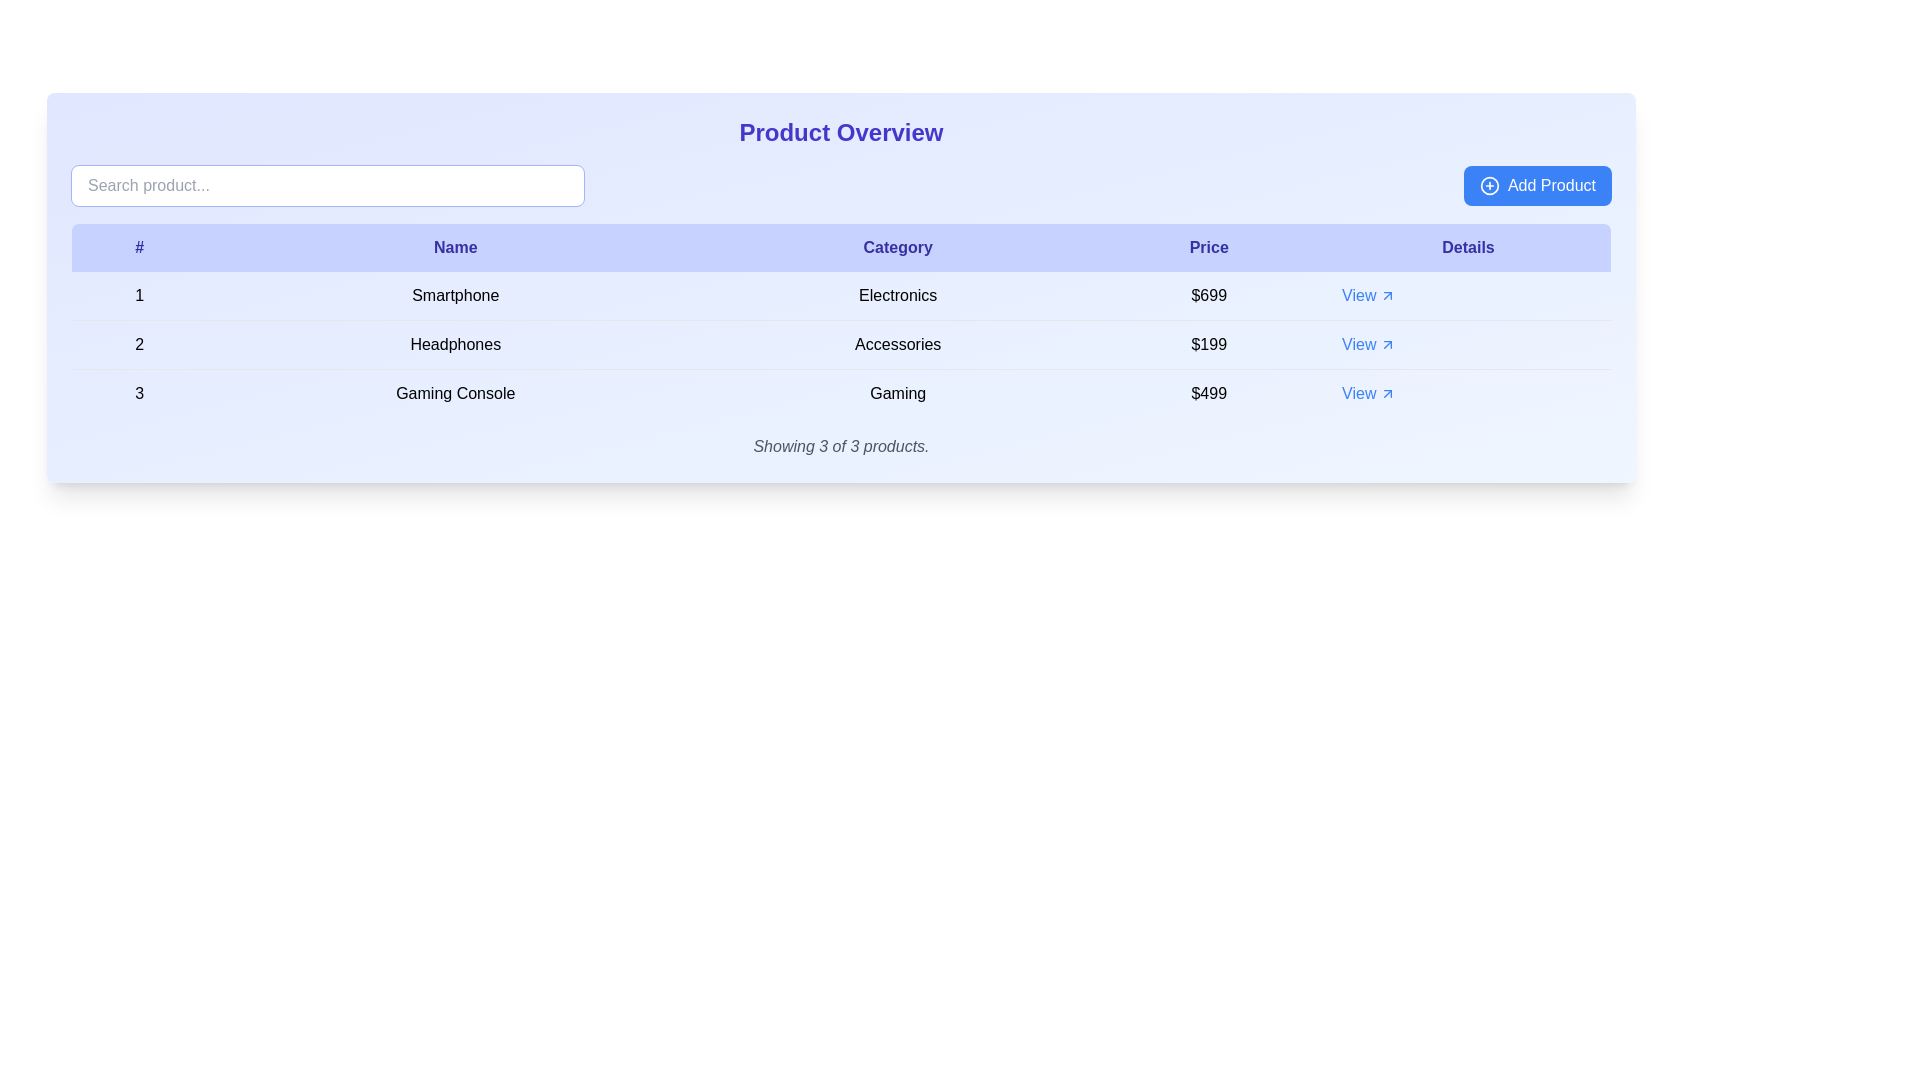 The image size is (1920, 1080). I want to click on the 'Headphones' text label in the second row of the table under the 'Name' column, so click(454, 343).